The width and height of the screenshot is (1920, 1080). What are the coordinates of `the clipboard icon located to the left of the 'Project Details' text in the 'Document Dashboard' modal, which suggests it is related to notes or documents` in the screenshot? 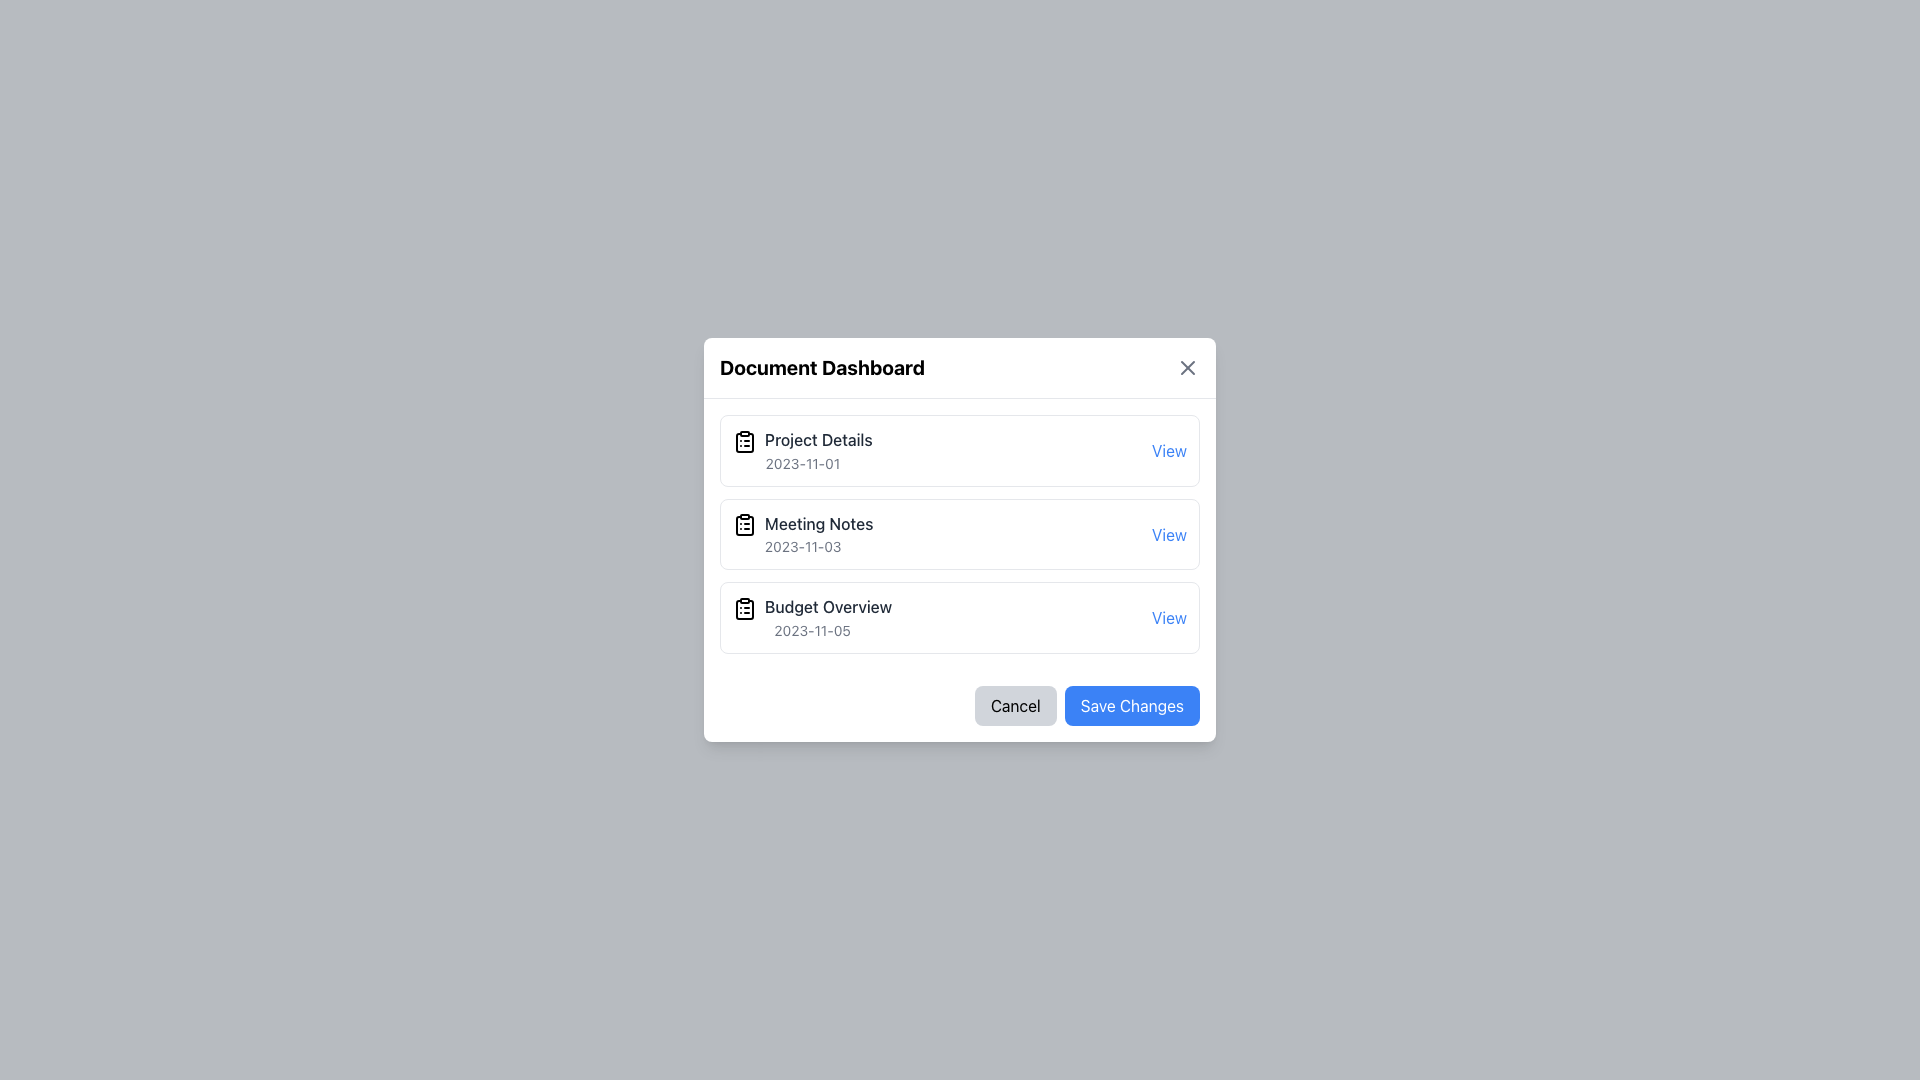 It's located at (743, 439).